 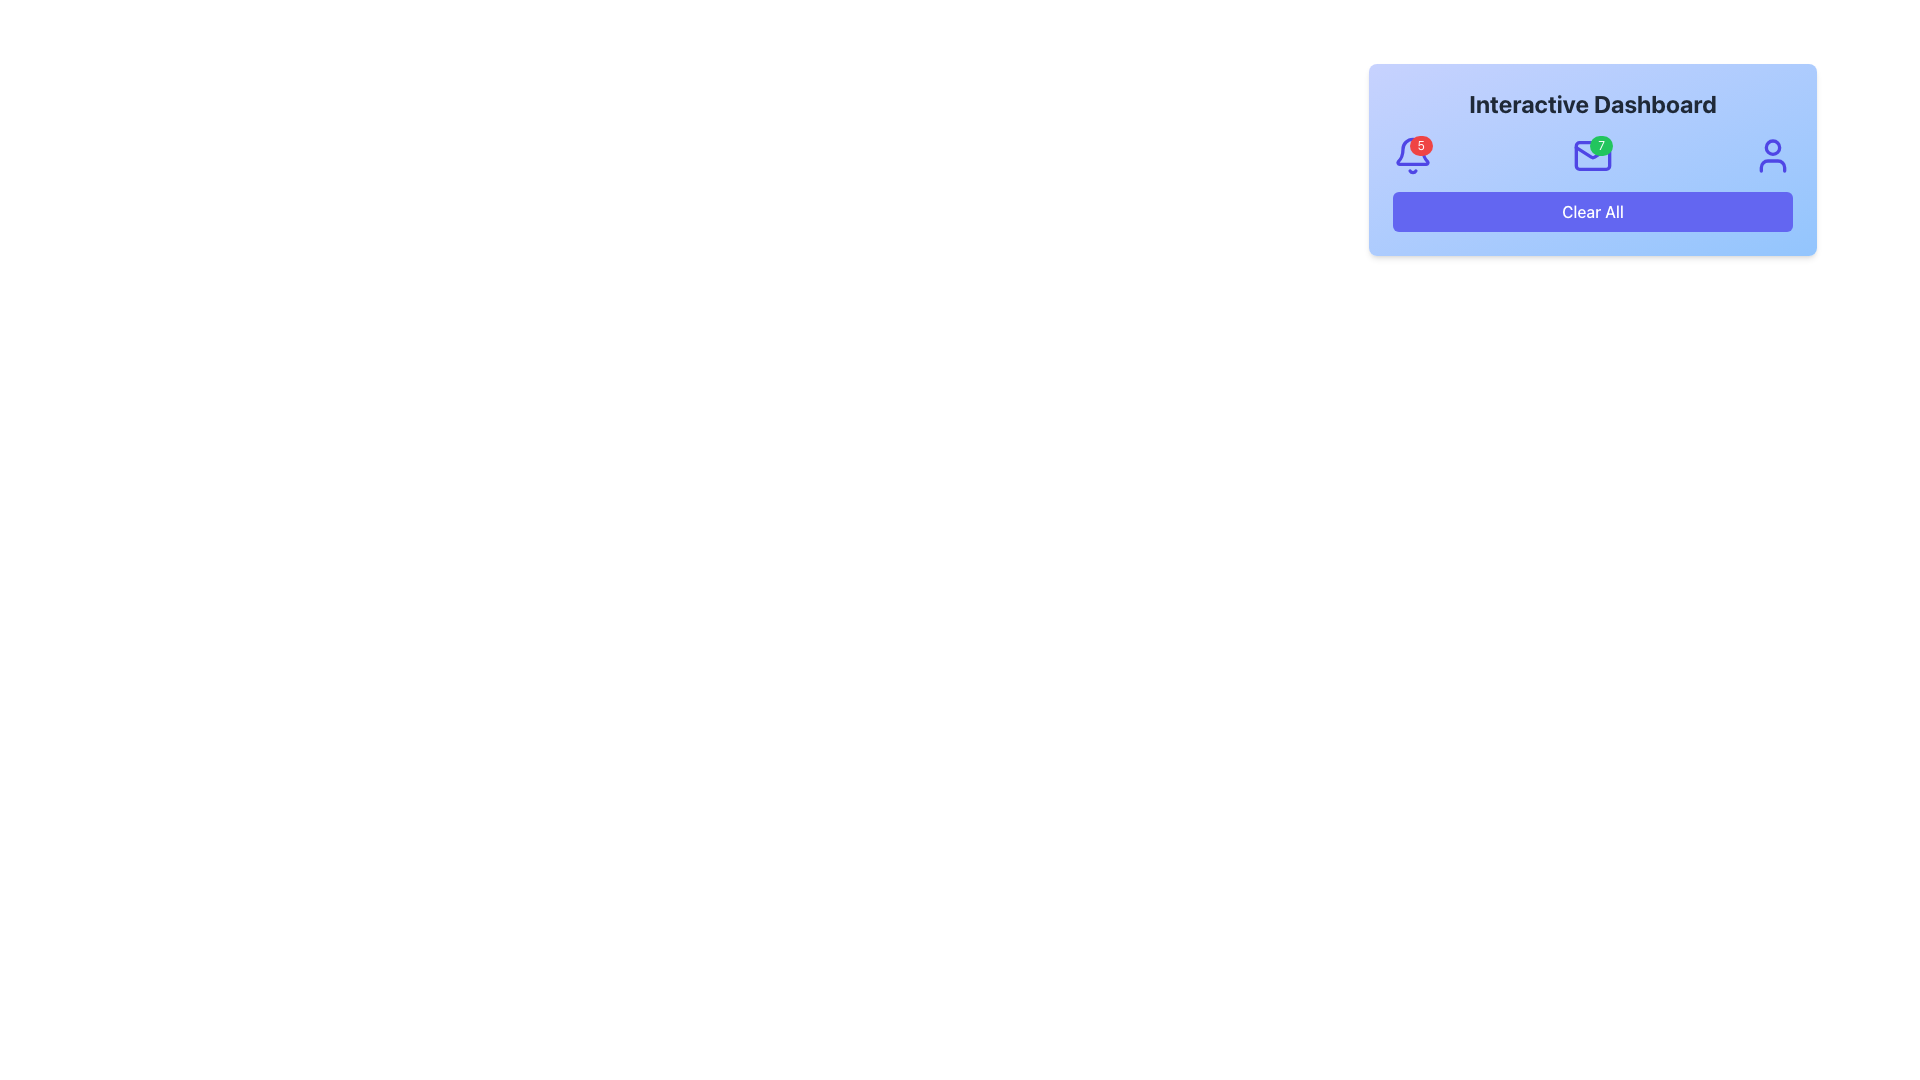 What do you see at coordinates (1601, 145) in the screenshot?
I see `the Notification Badge located at the top-right corner of the mail icon, which displays the count of items or messages` at bounding box center [1601, 145].